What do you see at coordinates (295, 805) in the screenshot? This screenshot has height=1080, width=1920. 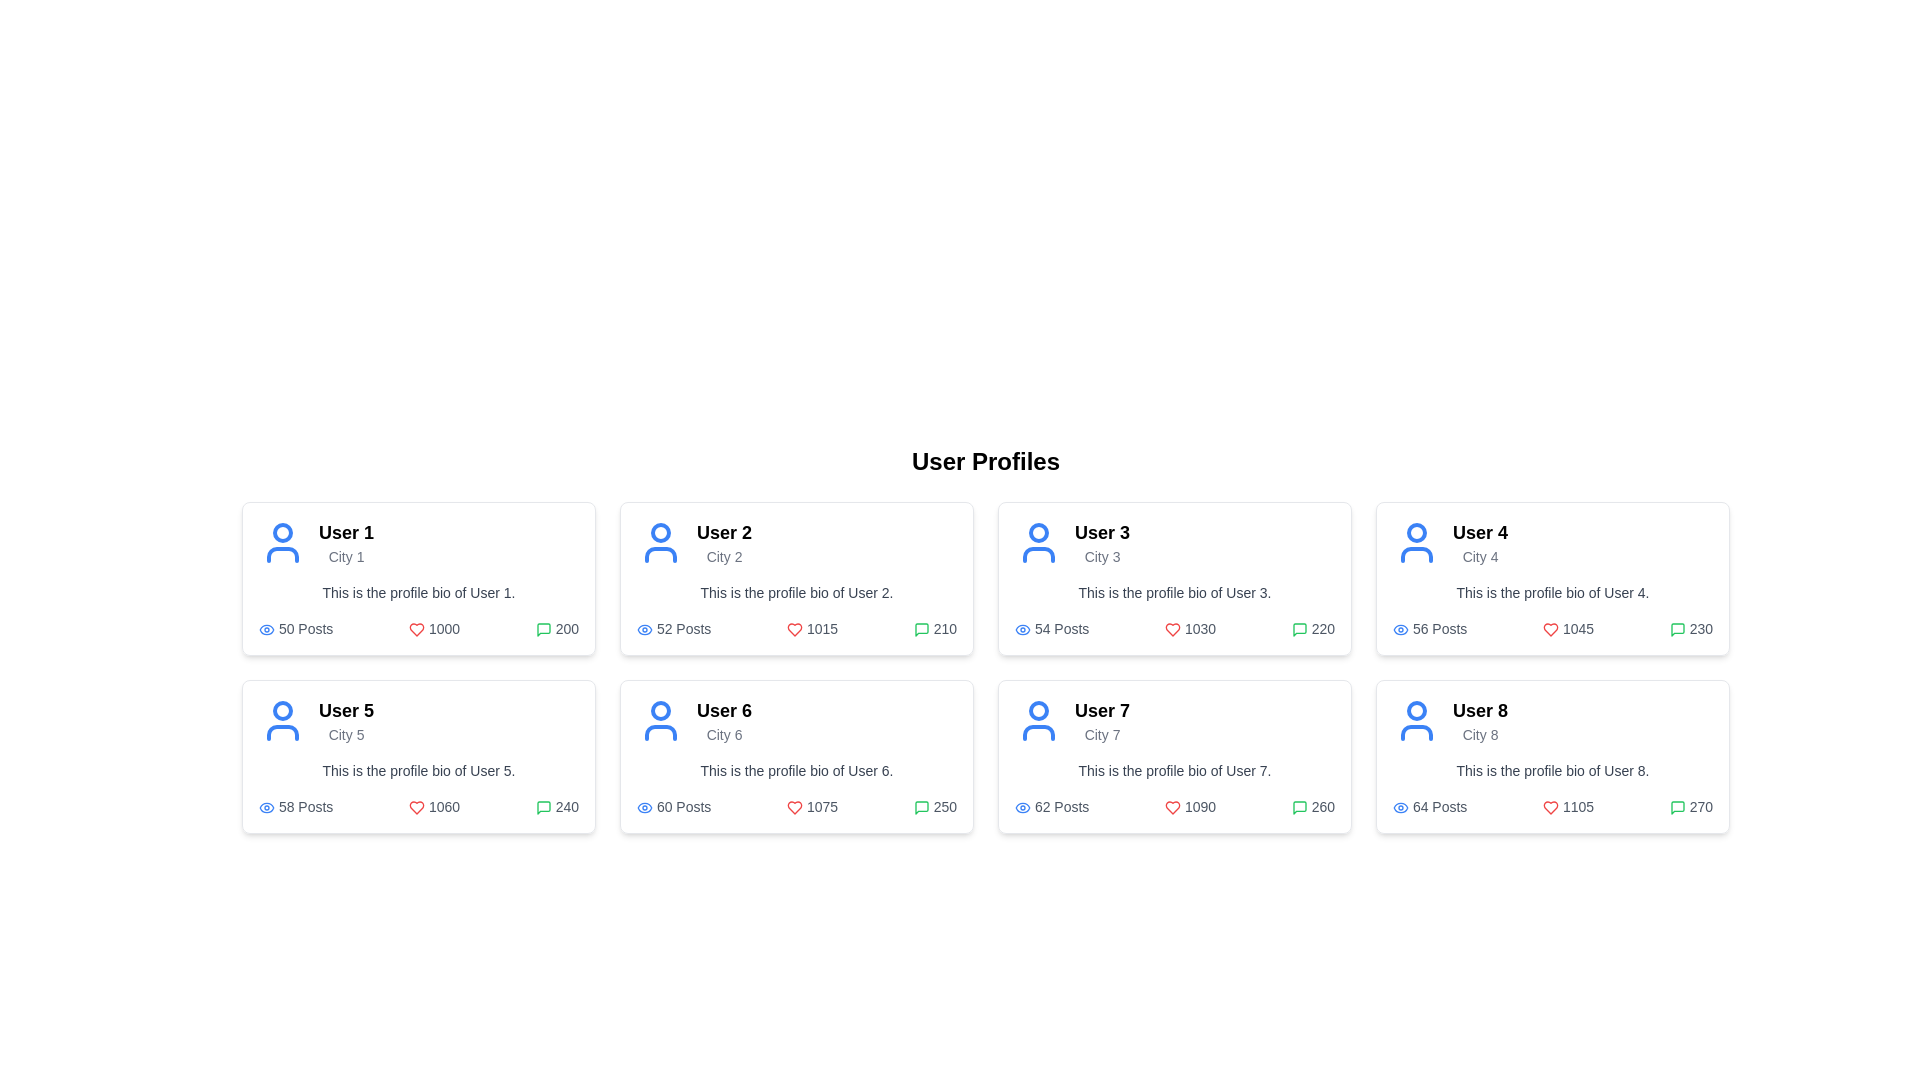 I see `the '58 Posts' text label with an eye icon located at the bottom-left corner of 'User 5's user card` at bounding box center [295, 805].